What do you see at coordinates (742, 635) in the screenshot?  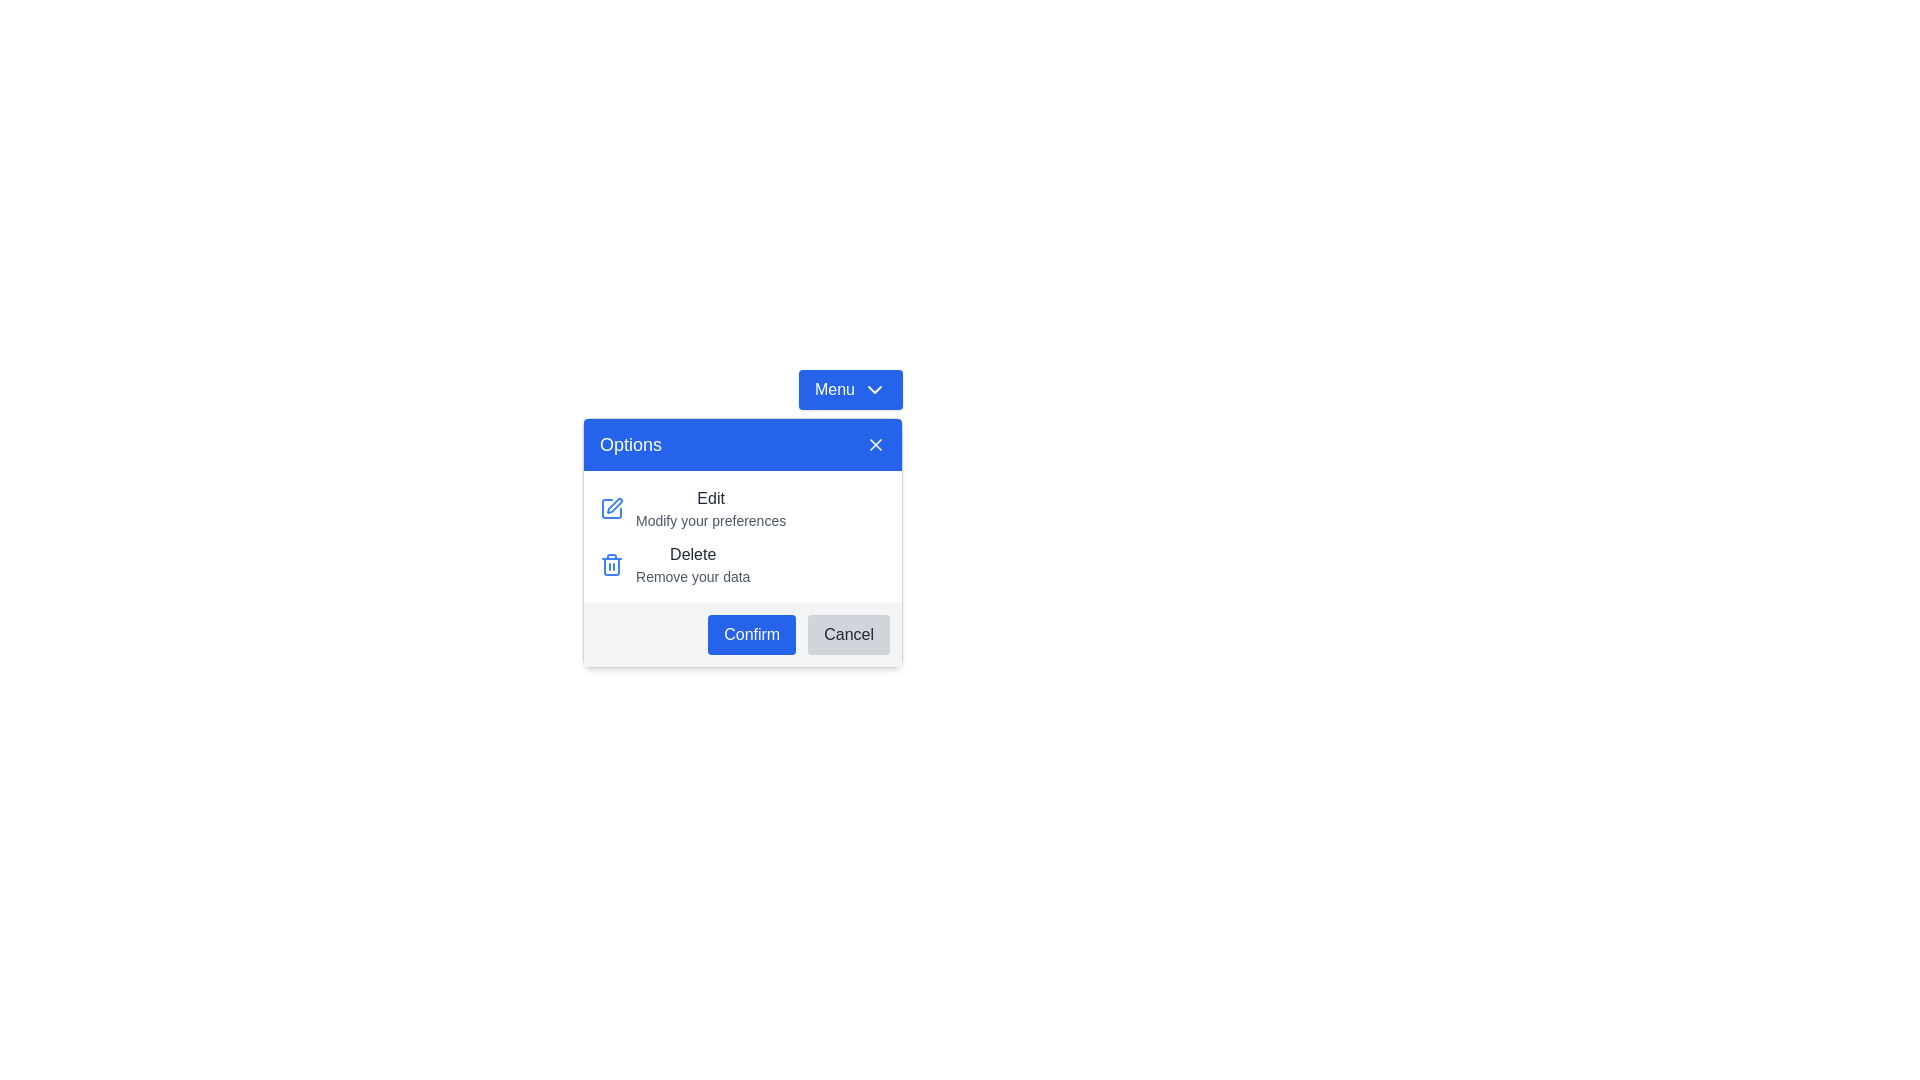 I see `the action panel containing buttons in the dialog box to observe hover styles` at bounding box center [742, 635].